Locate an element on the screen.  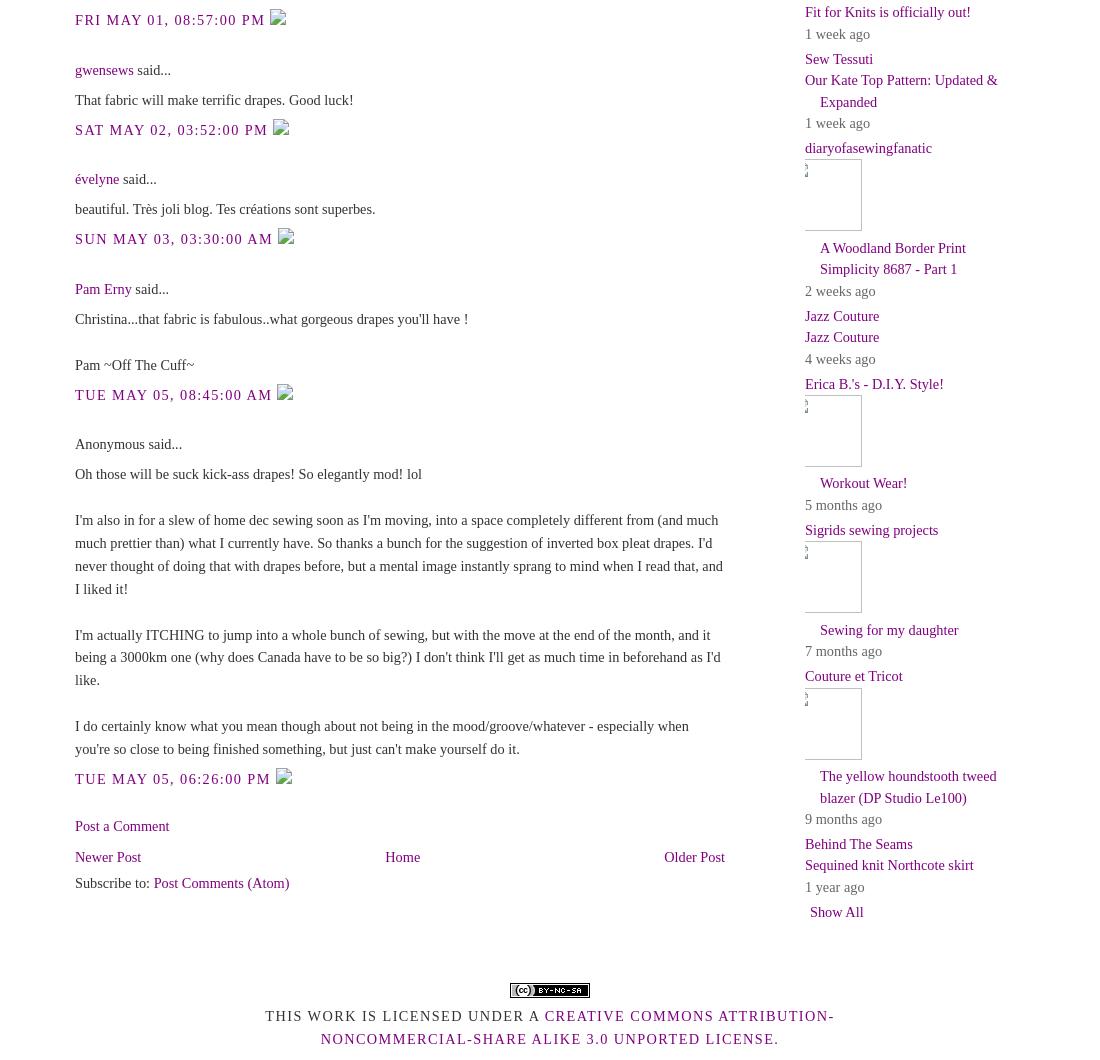
'The yellow houndstooth tweed blazer (DP Studio Le100)' is located at coordinates (908, 785).